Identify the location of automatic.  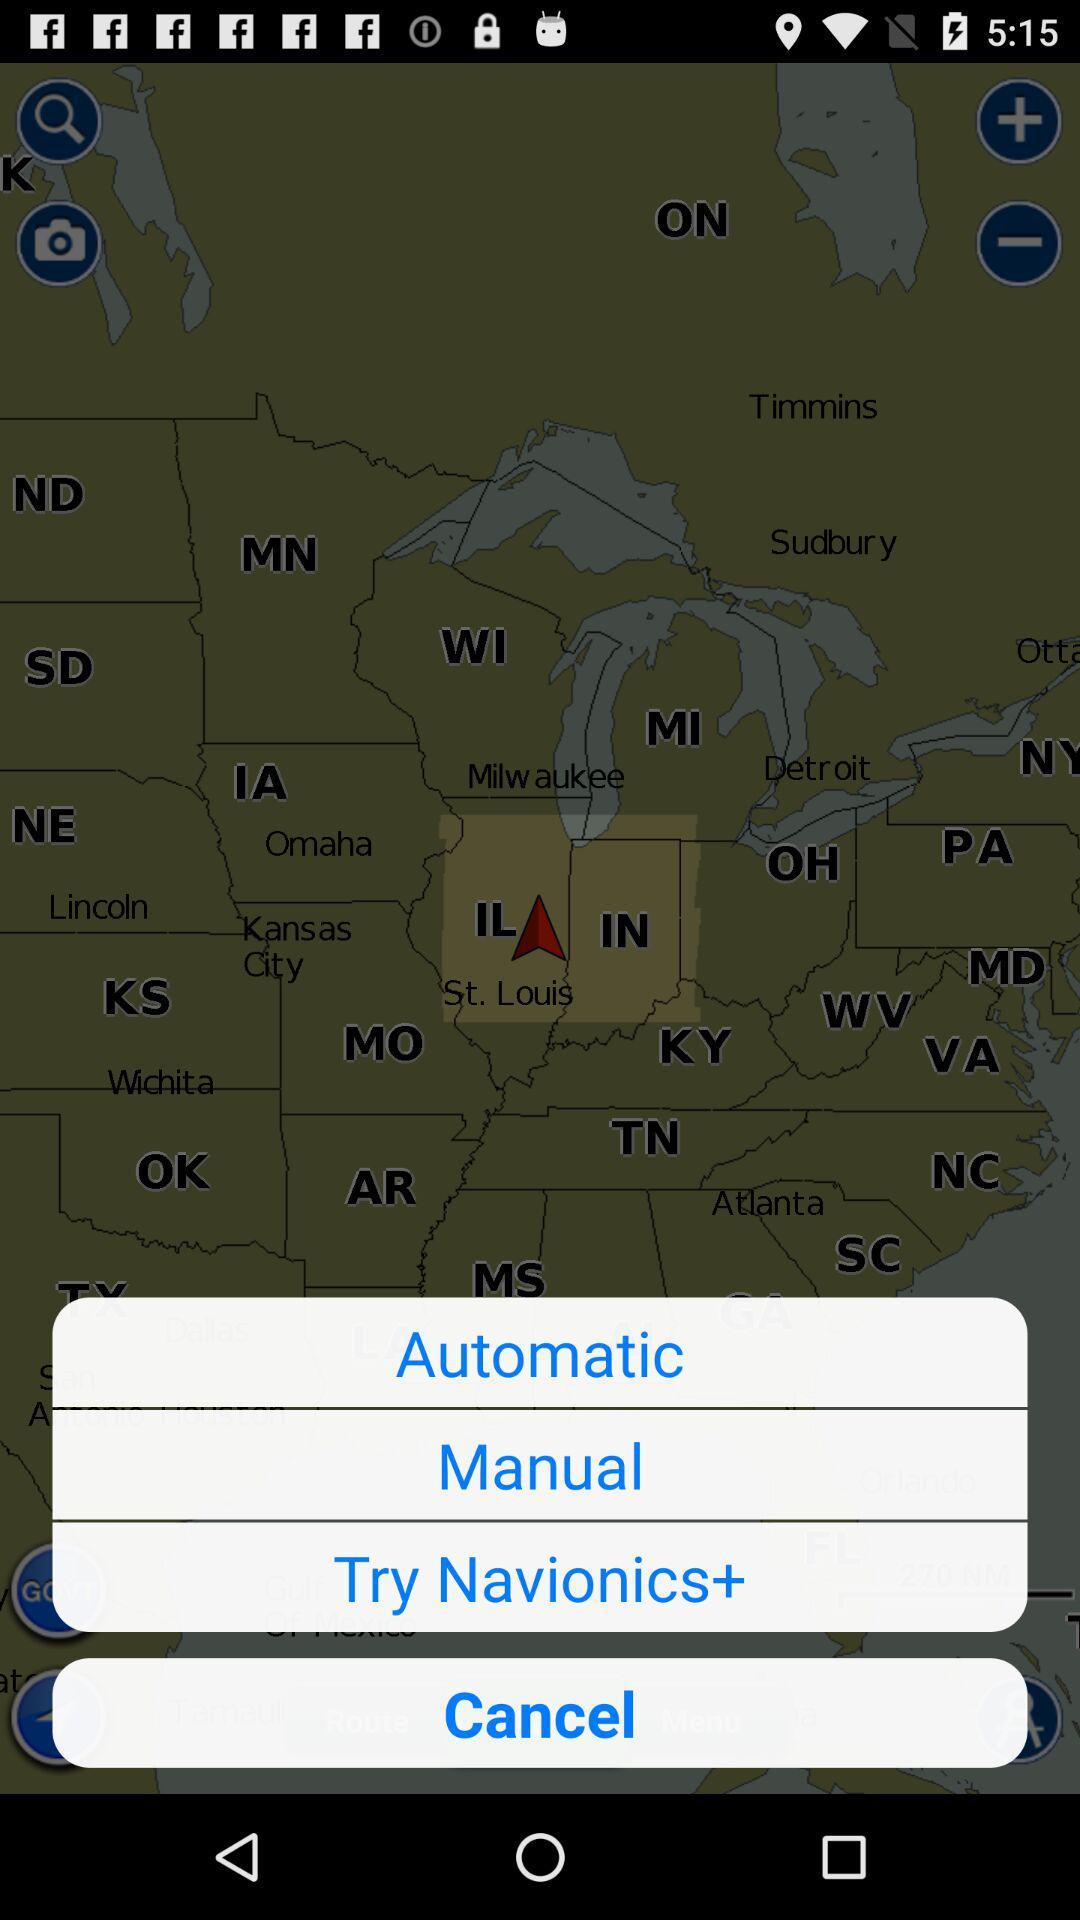
(540, 1352).